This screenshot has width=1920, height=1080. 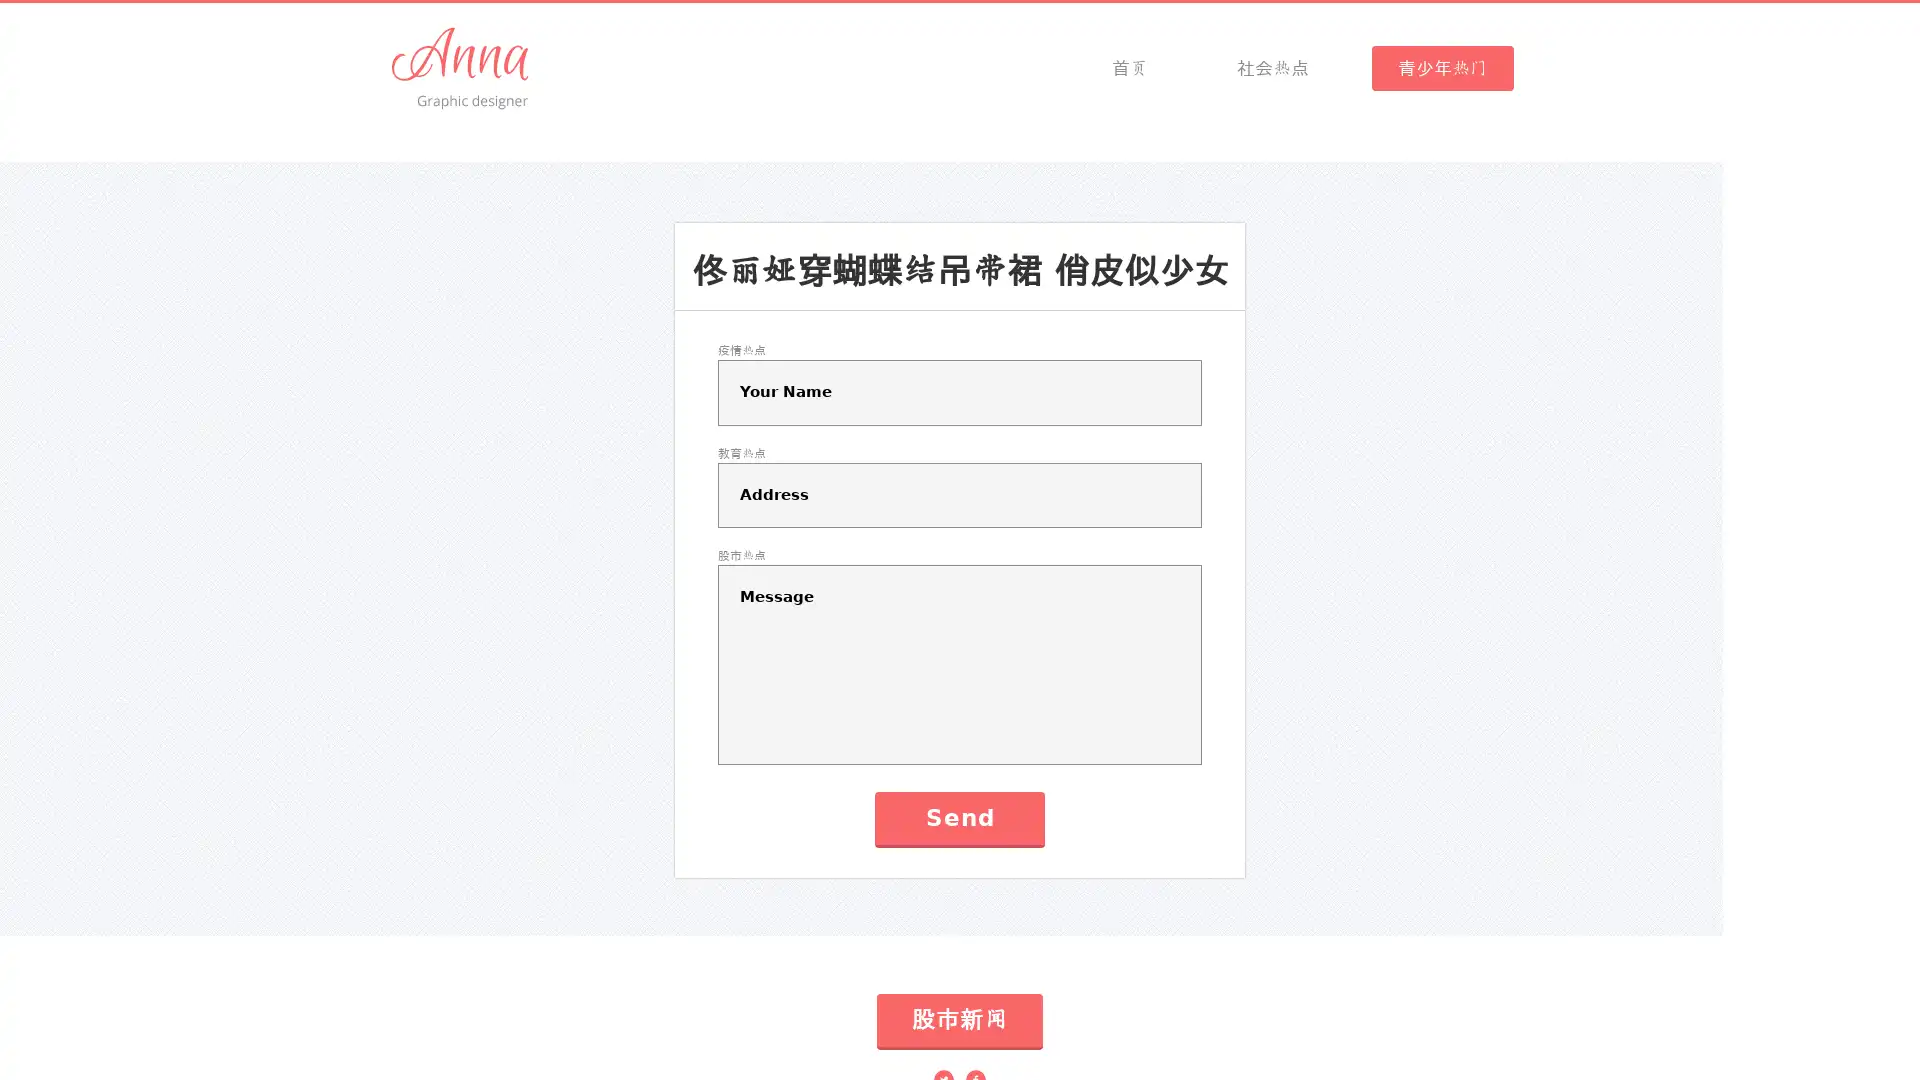 I want to click on Send, so click(x=958, y=820).